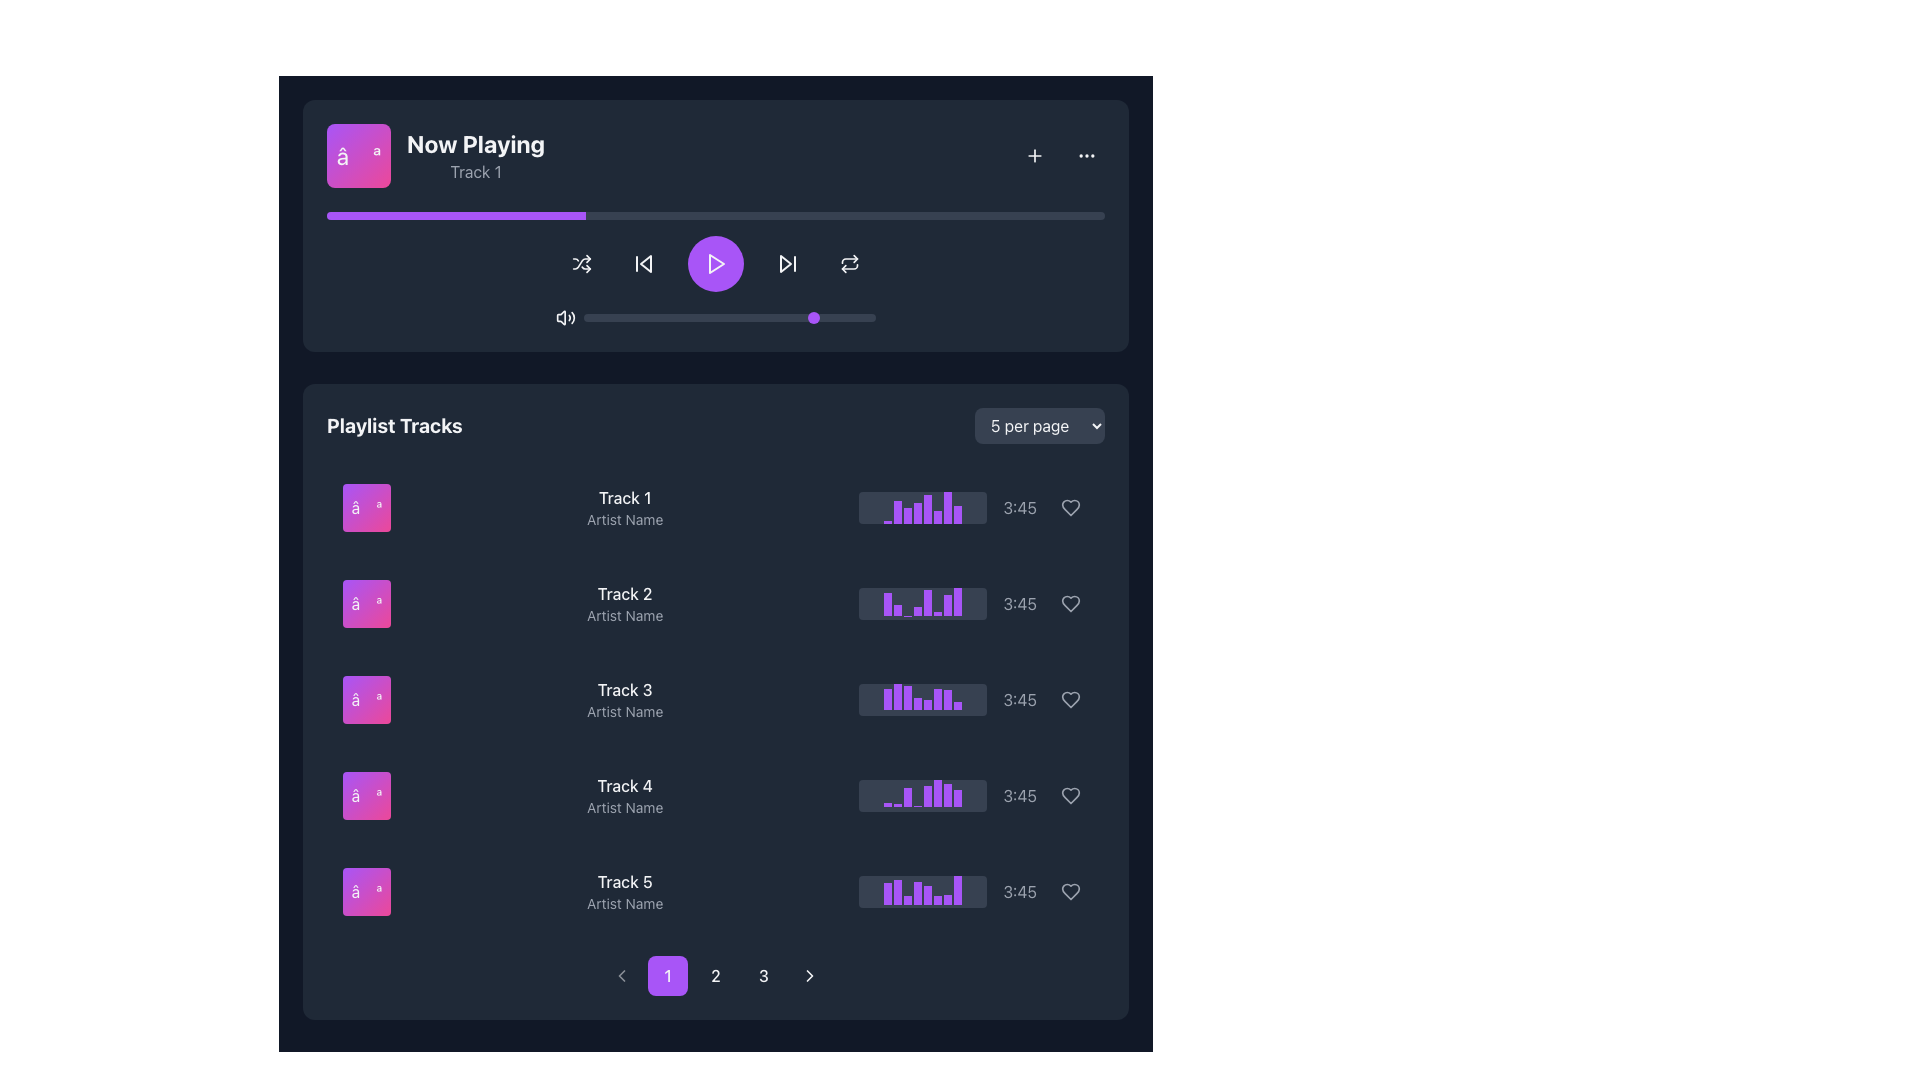 The height and width of the screenshot is (1080, 1920). Describe the element at coordinates (435, 154) in the screenshot. I see `the text label that displays the currently playing track's title, located immediately to the right of a square icon with a purple gradient, at the top left of the playback controls section` at that location.